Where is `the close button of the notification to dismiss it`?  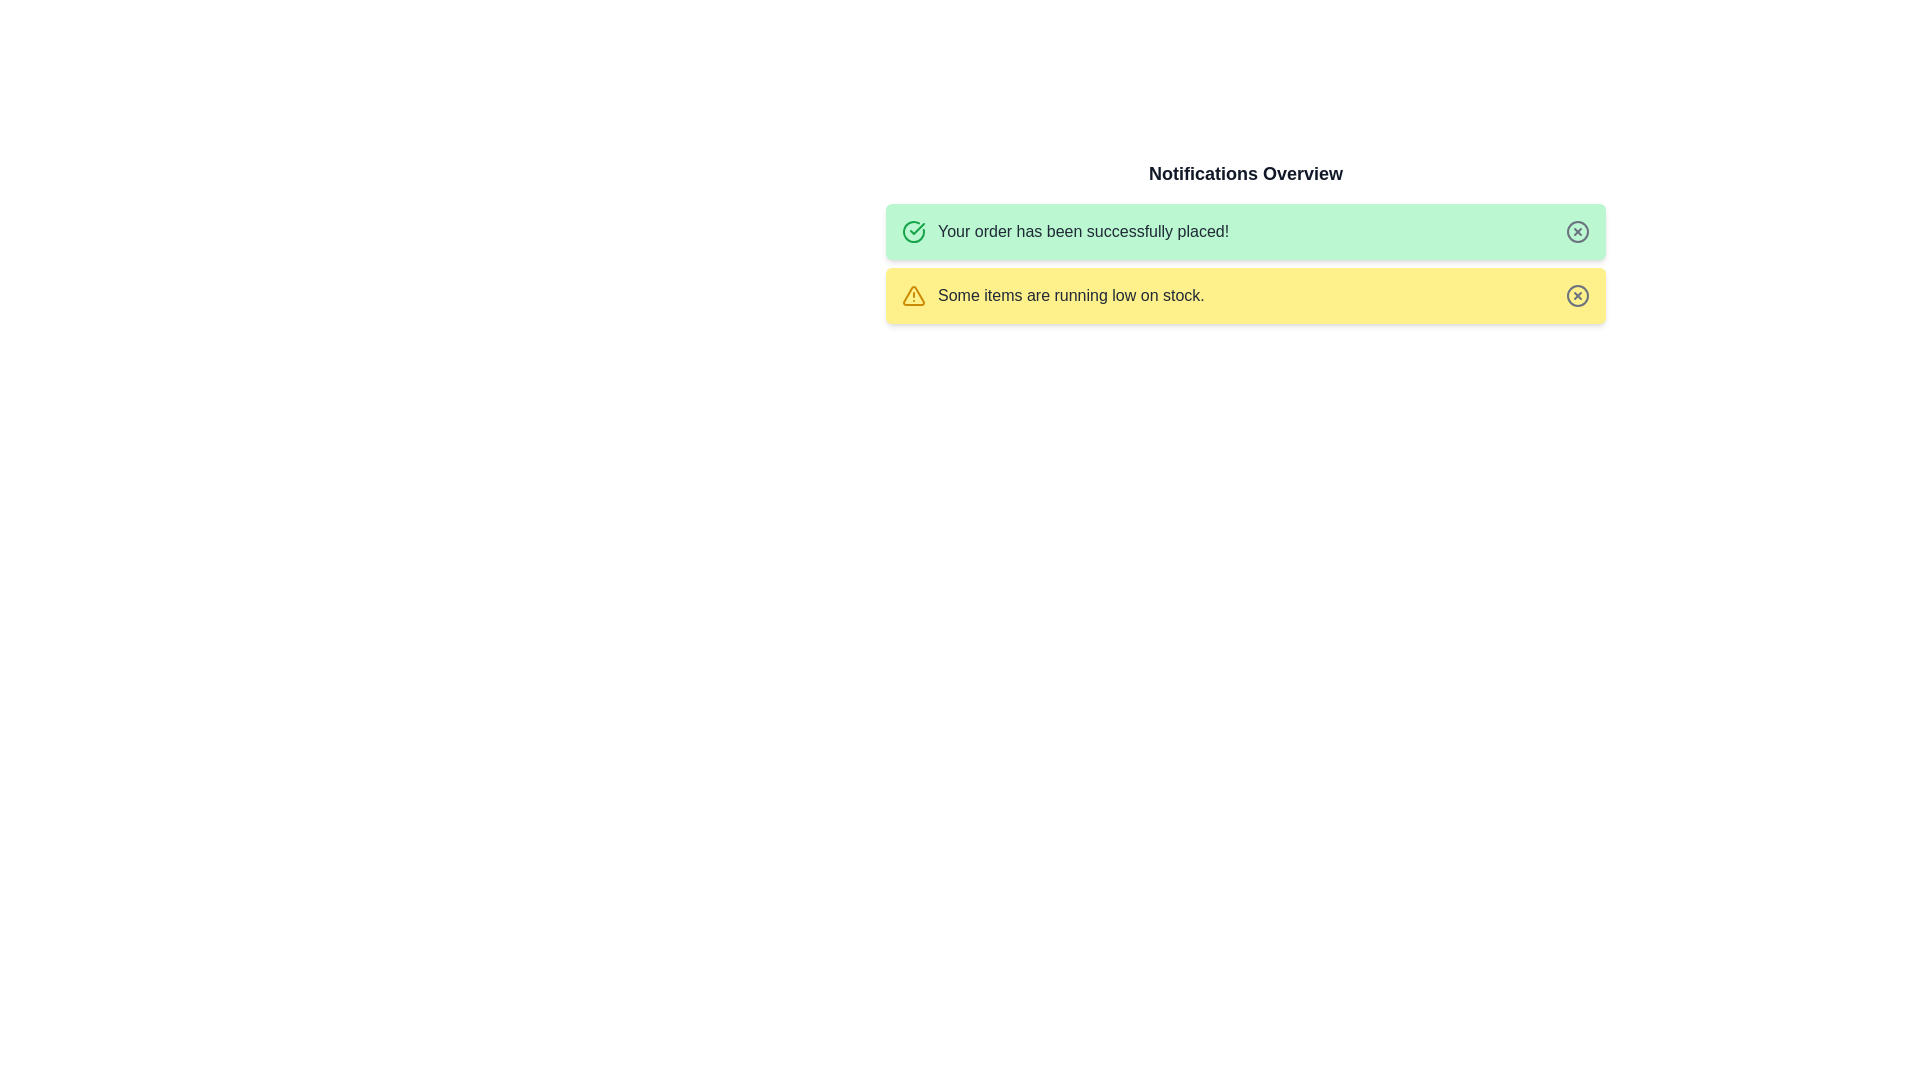 the close button of the notification to dismiss it is located at coordinates (1577, 230).